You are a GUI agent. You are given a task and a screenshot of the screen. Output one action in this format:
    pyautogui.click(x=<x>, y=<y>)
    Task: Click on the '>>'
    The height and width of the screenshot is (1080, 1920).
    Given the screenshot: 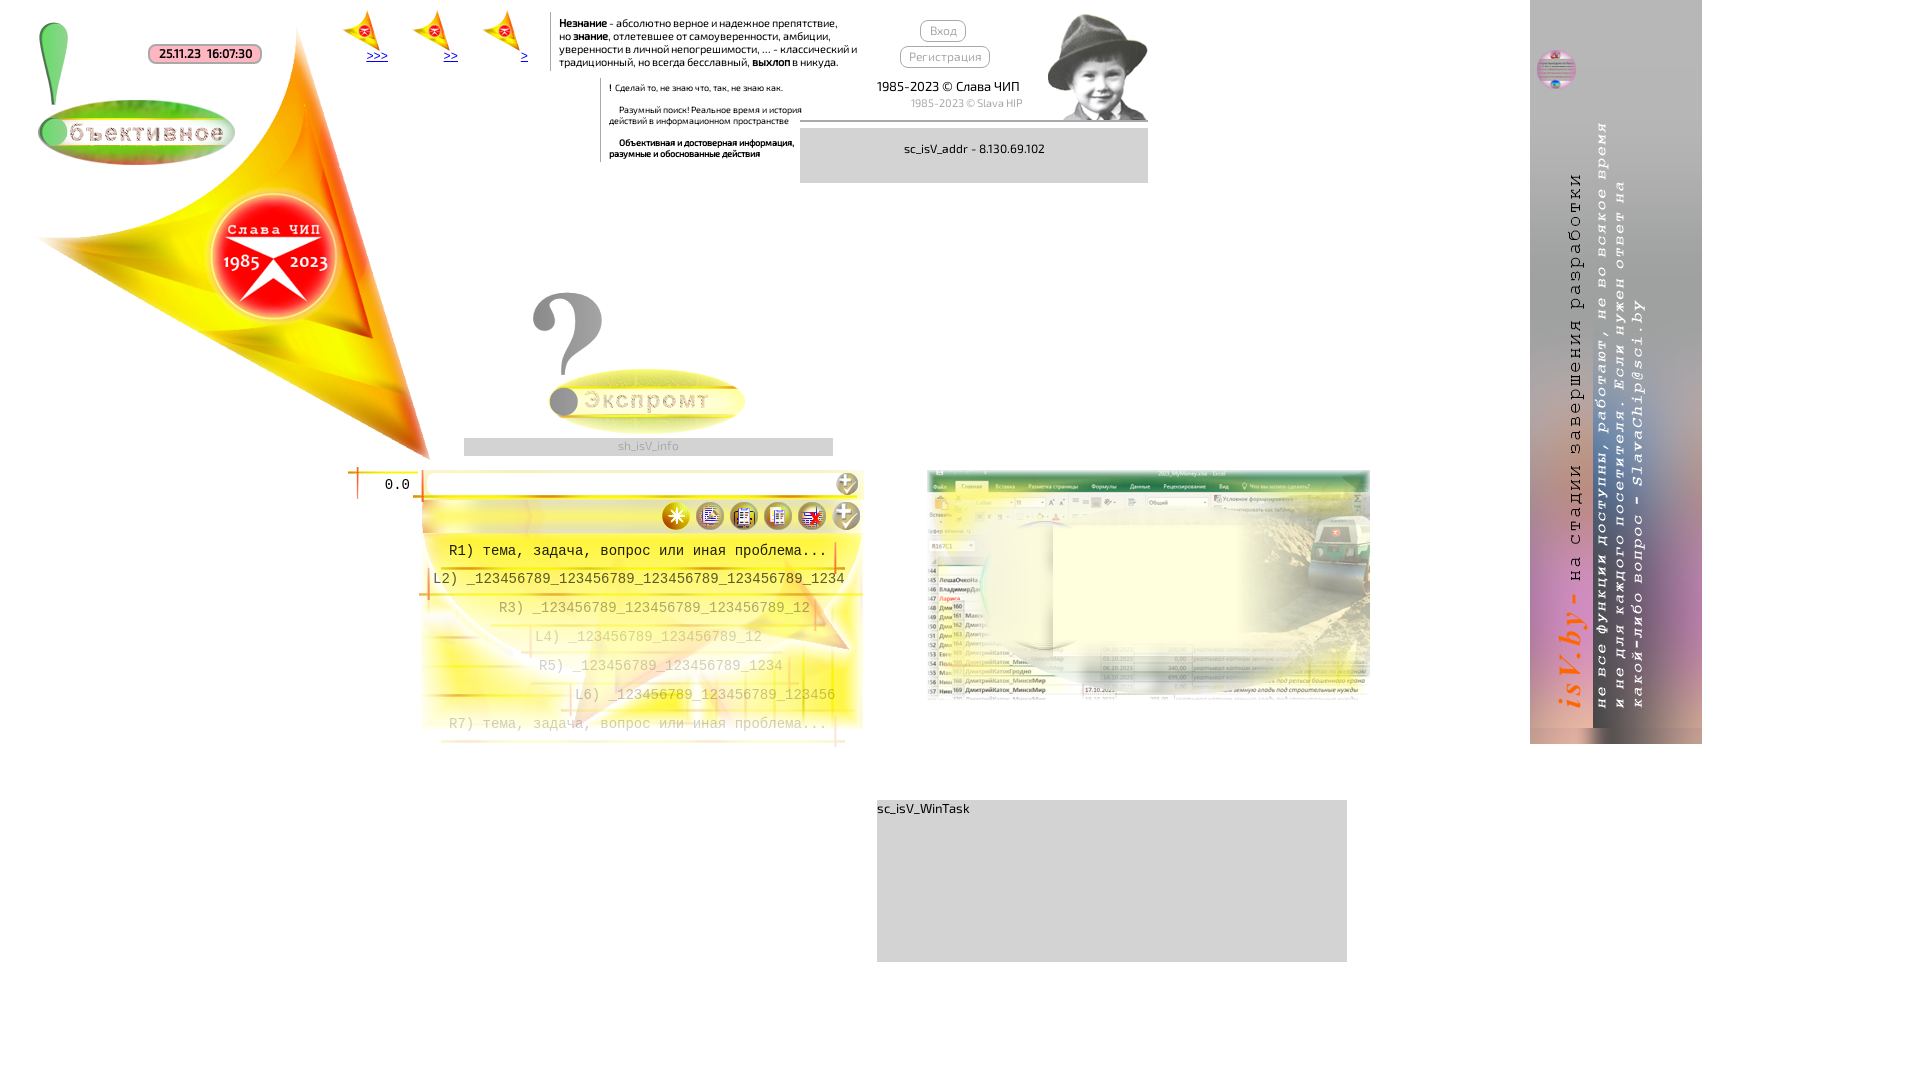 What is the action you would take?
    pyautogui.click(x=432, y=39)
    